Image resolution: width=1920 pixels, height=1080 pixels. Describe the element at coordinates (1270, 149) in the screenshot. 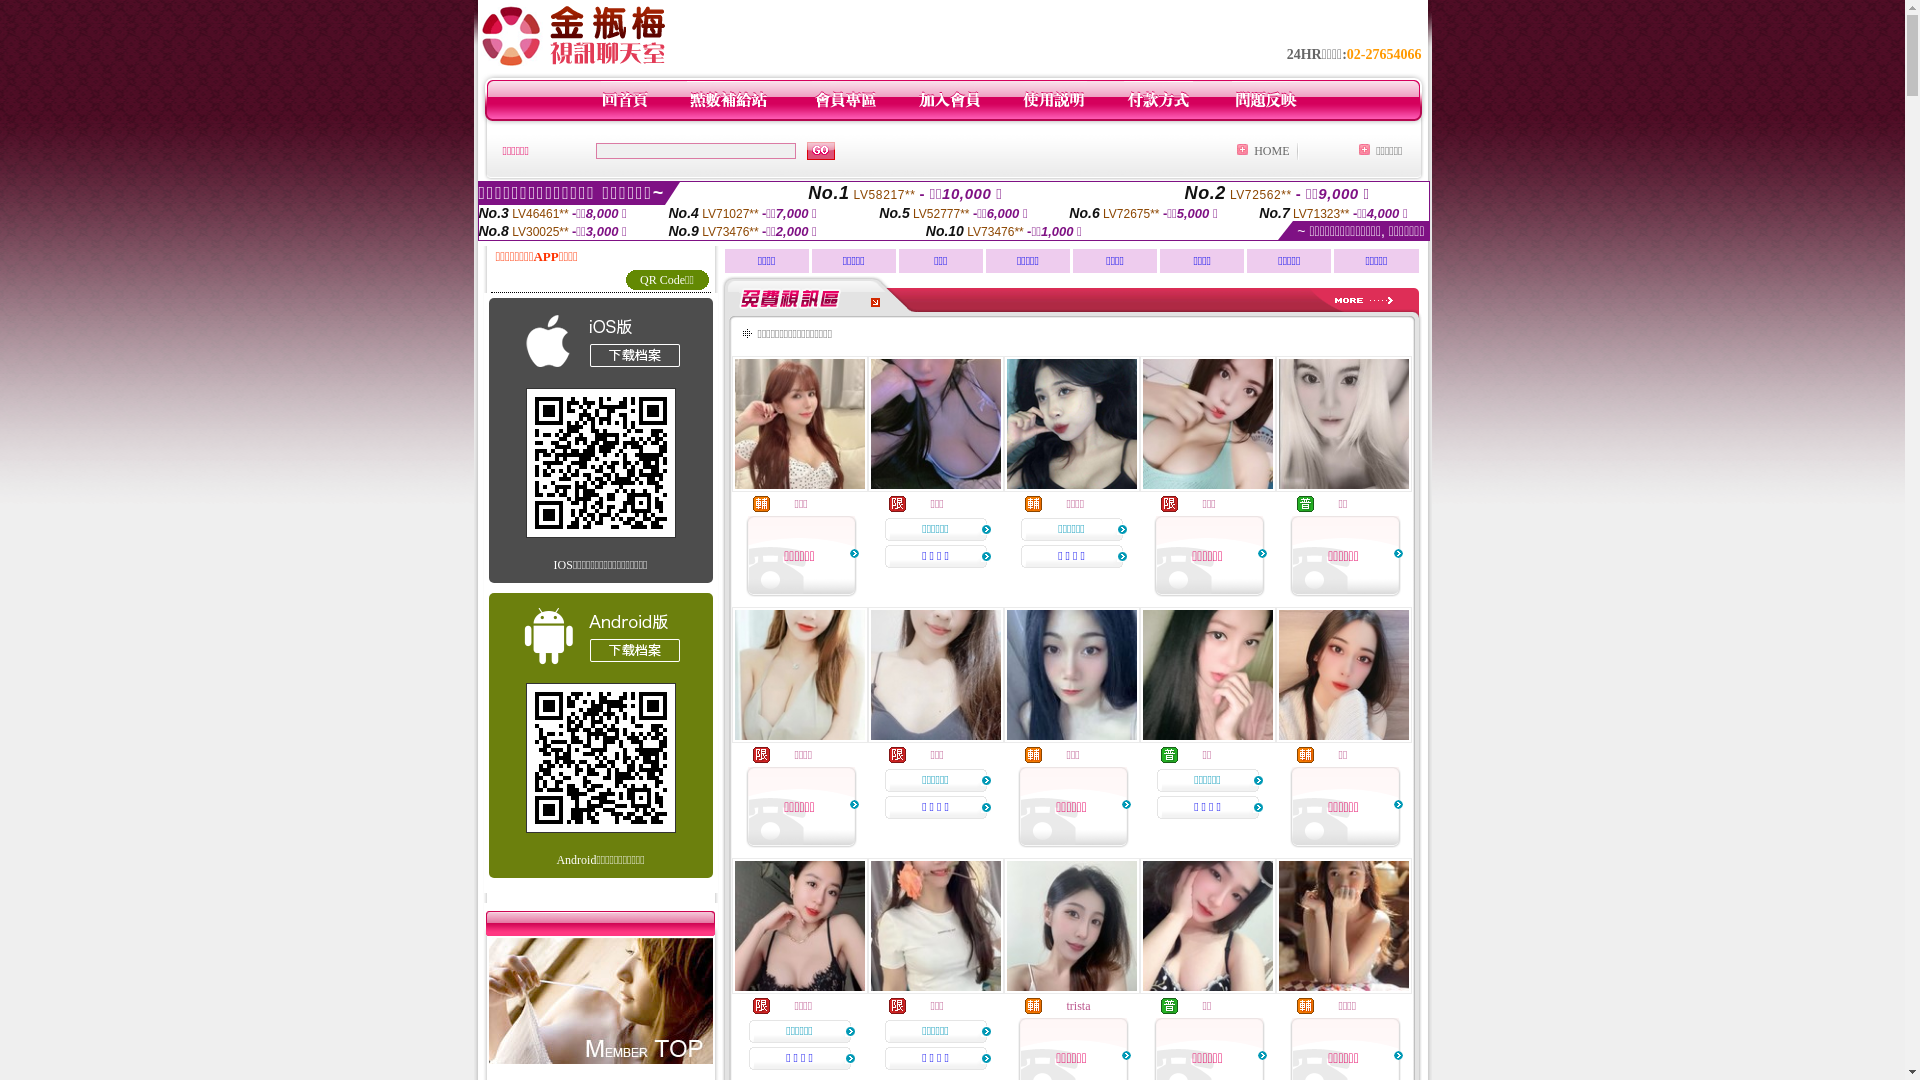

I see `'HOME'` at that location.